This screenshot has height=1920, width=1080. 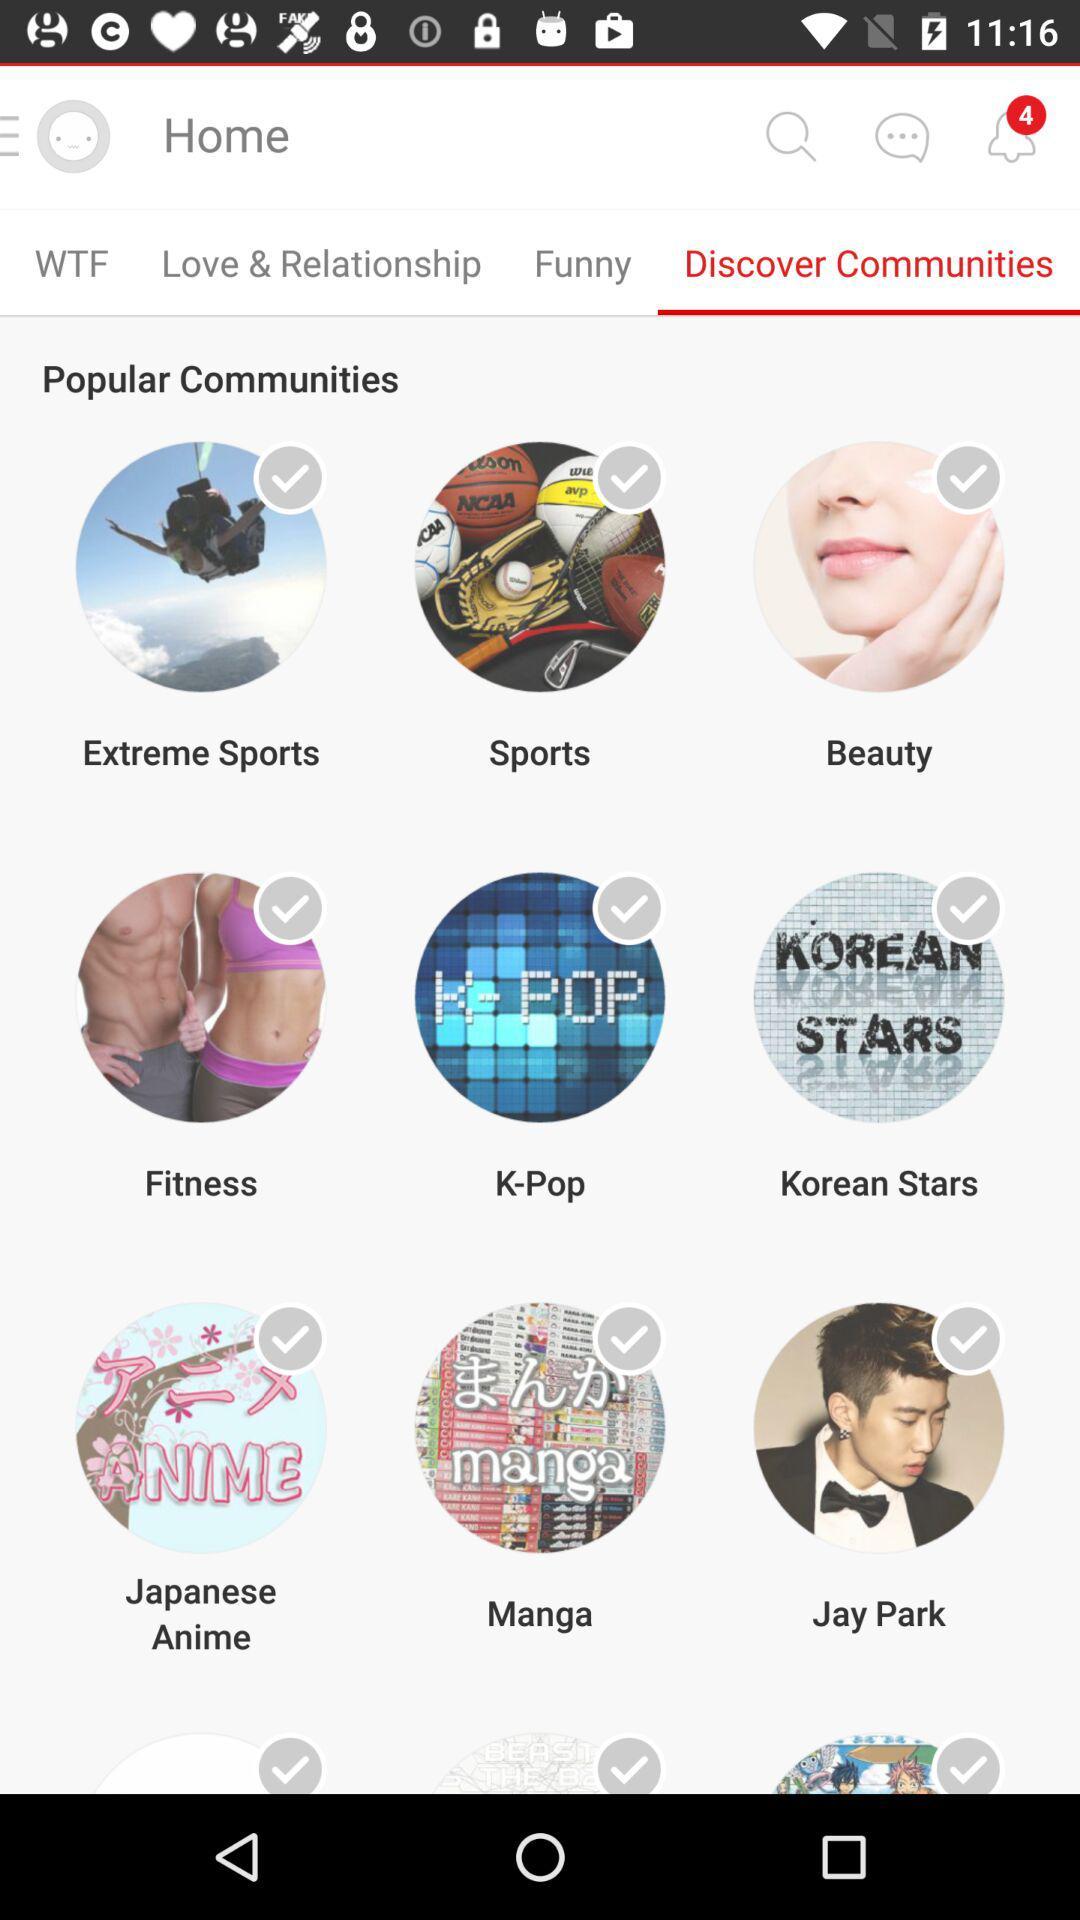 What do you see at coordinates (967, 907) in the screenshot?
I see `join community` at bounding box center [967, 907].